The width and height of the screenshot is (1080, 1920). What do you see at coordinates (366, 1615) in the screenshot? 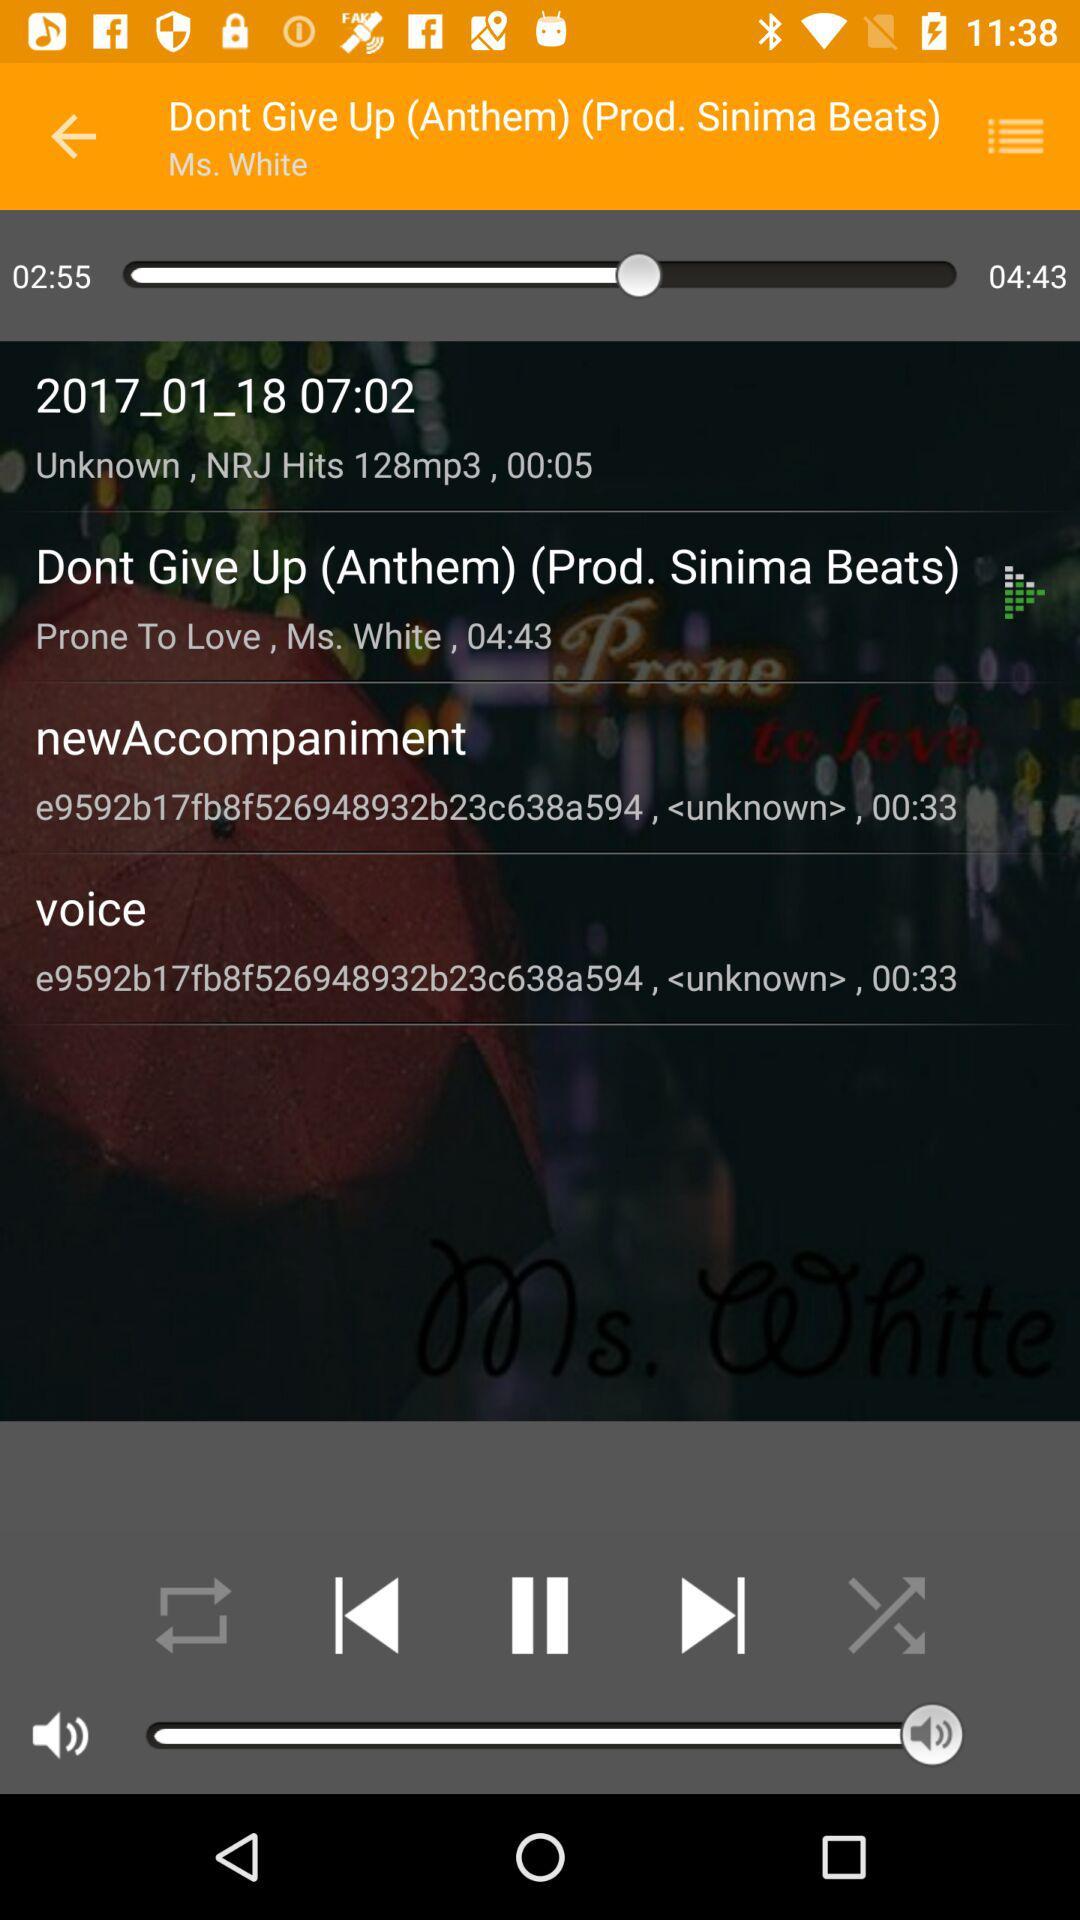
I see `the skip_previous icon` at bounding box center [366, 1615].